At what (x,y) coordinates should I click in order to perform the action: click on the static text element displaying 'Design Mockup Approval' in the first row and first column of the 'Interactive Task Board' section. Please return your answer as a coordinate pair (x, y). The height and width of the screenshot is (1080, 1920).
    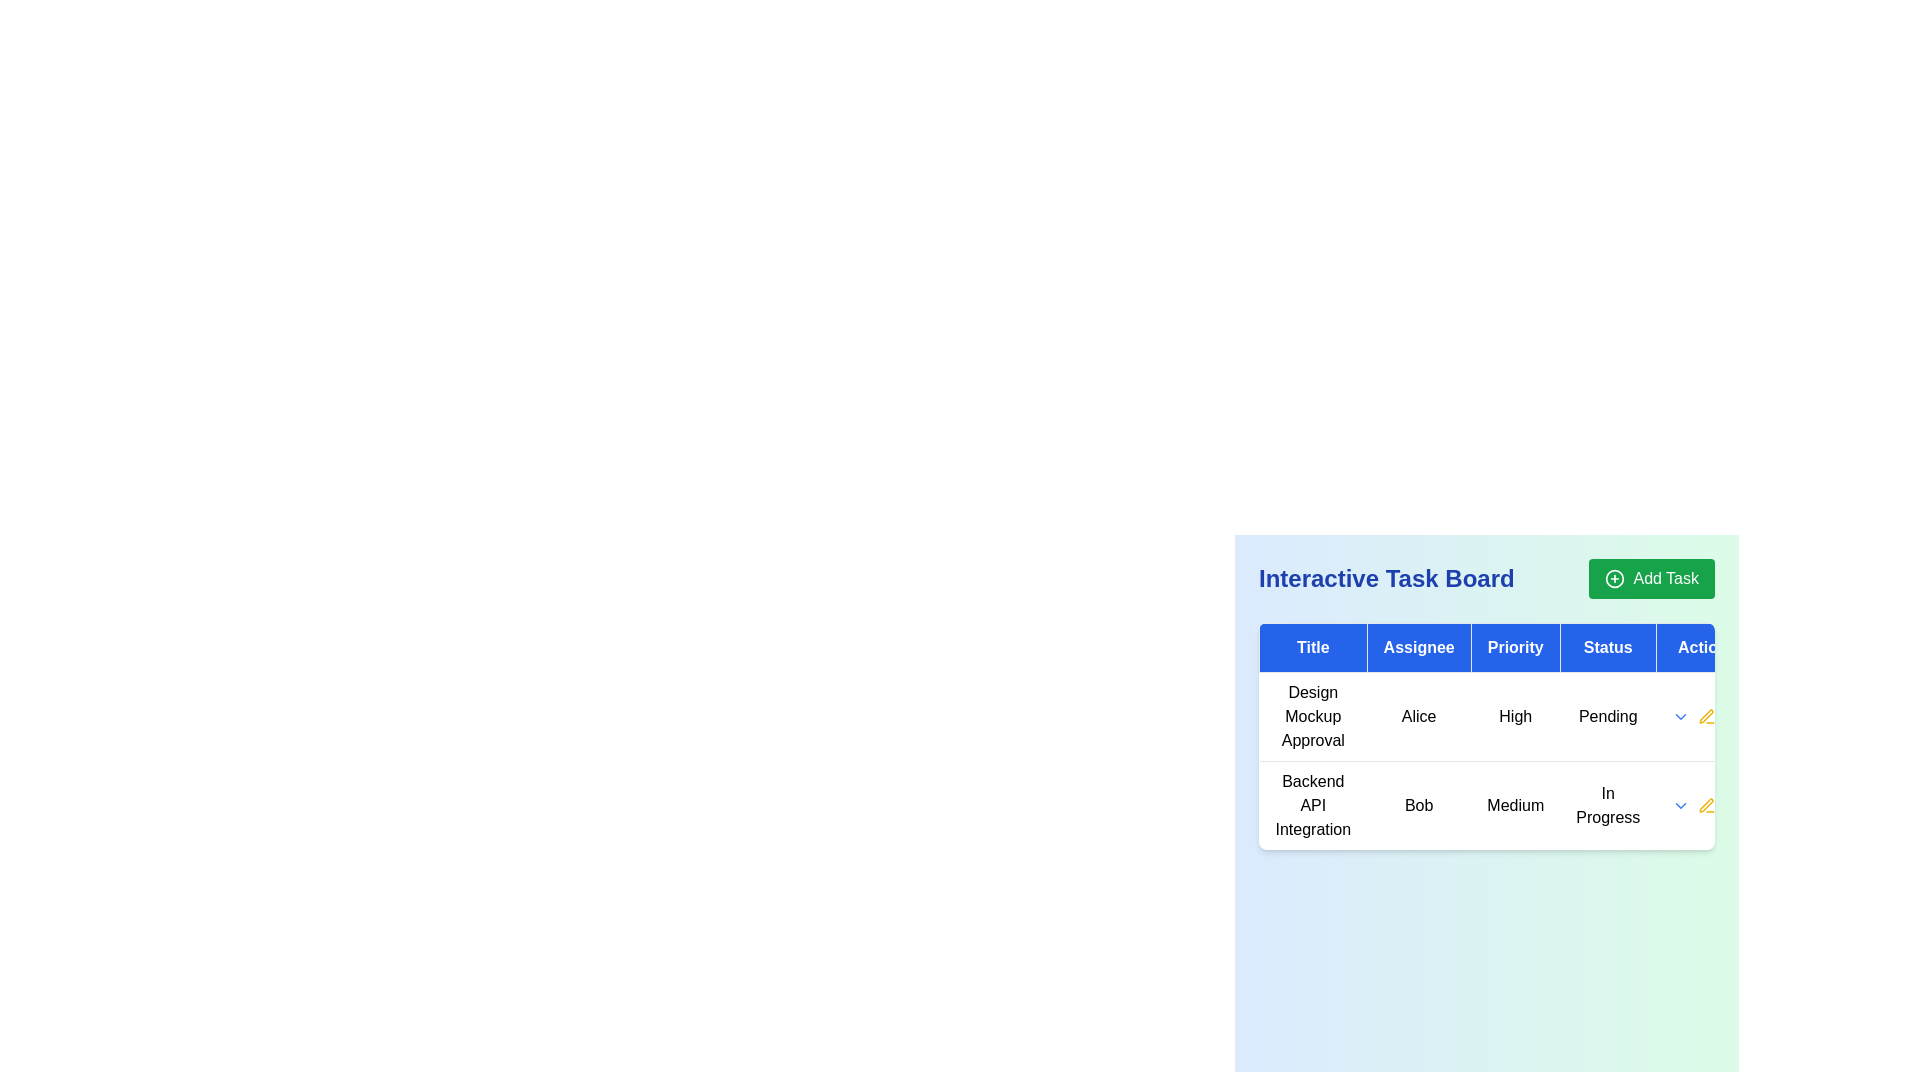
    Looking at the image, I should click on (1313, 716).